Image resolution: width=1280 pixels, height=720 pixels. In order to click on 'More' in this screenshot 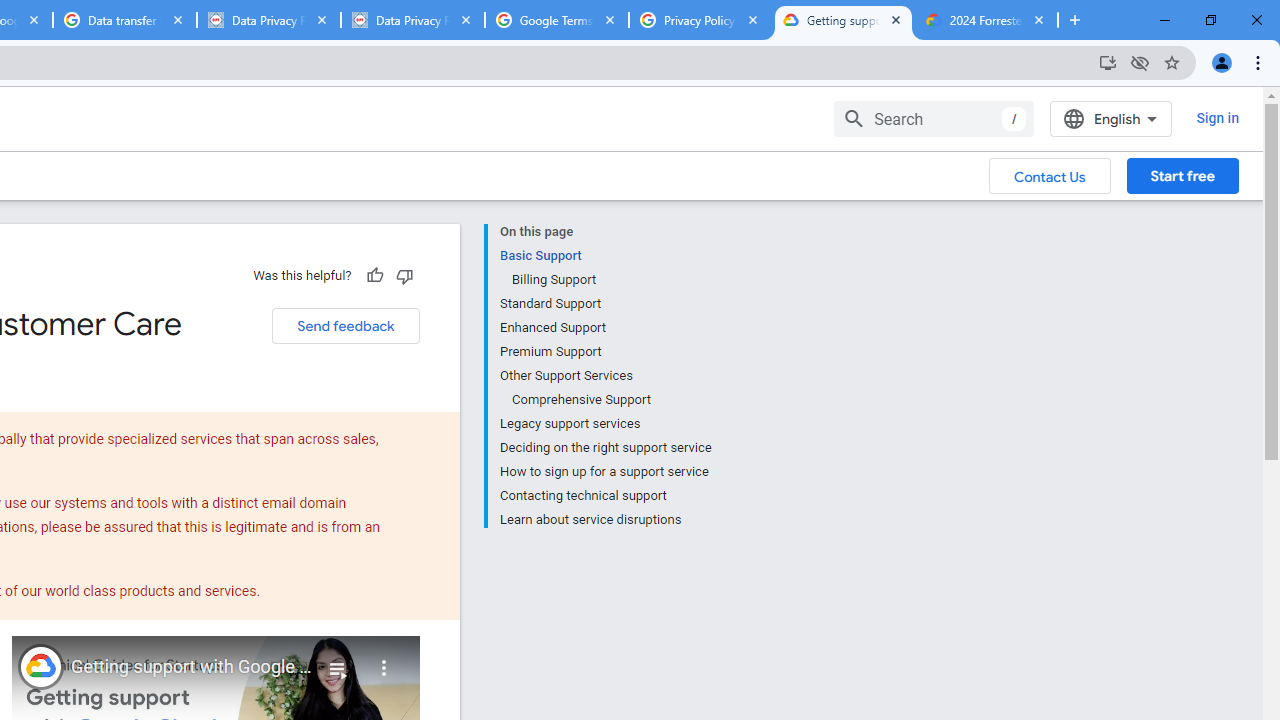, I will do `click(385, 660)`.